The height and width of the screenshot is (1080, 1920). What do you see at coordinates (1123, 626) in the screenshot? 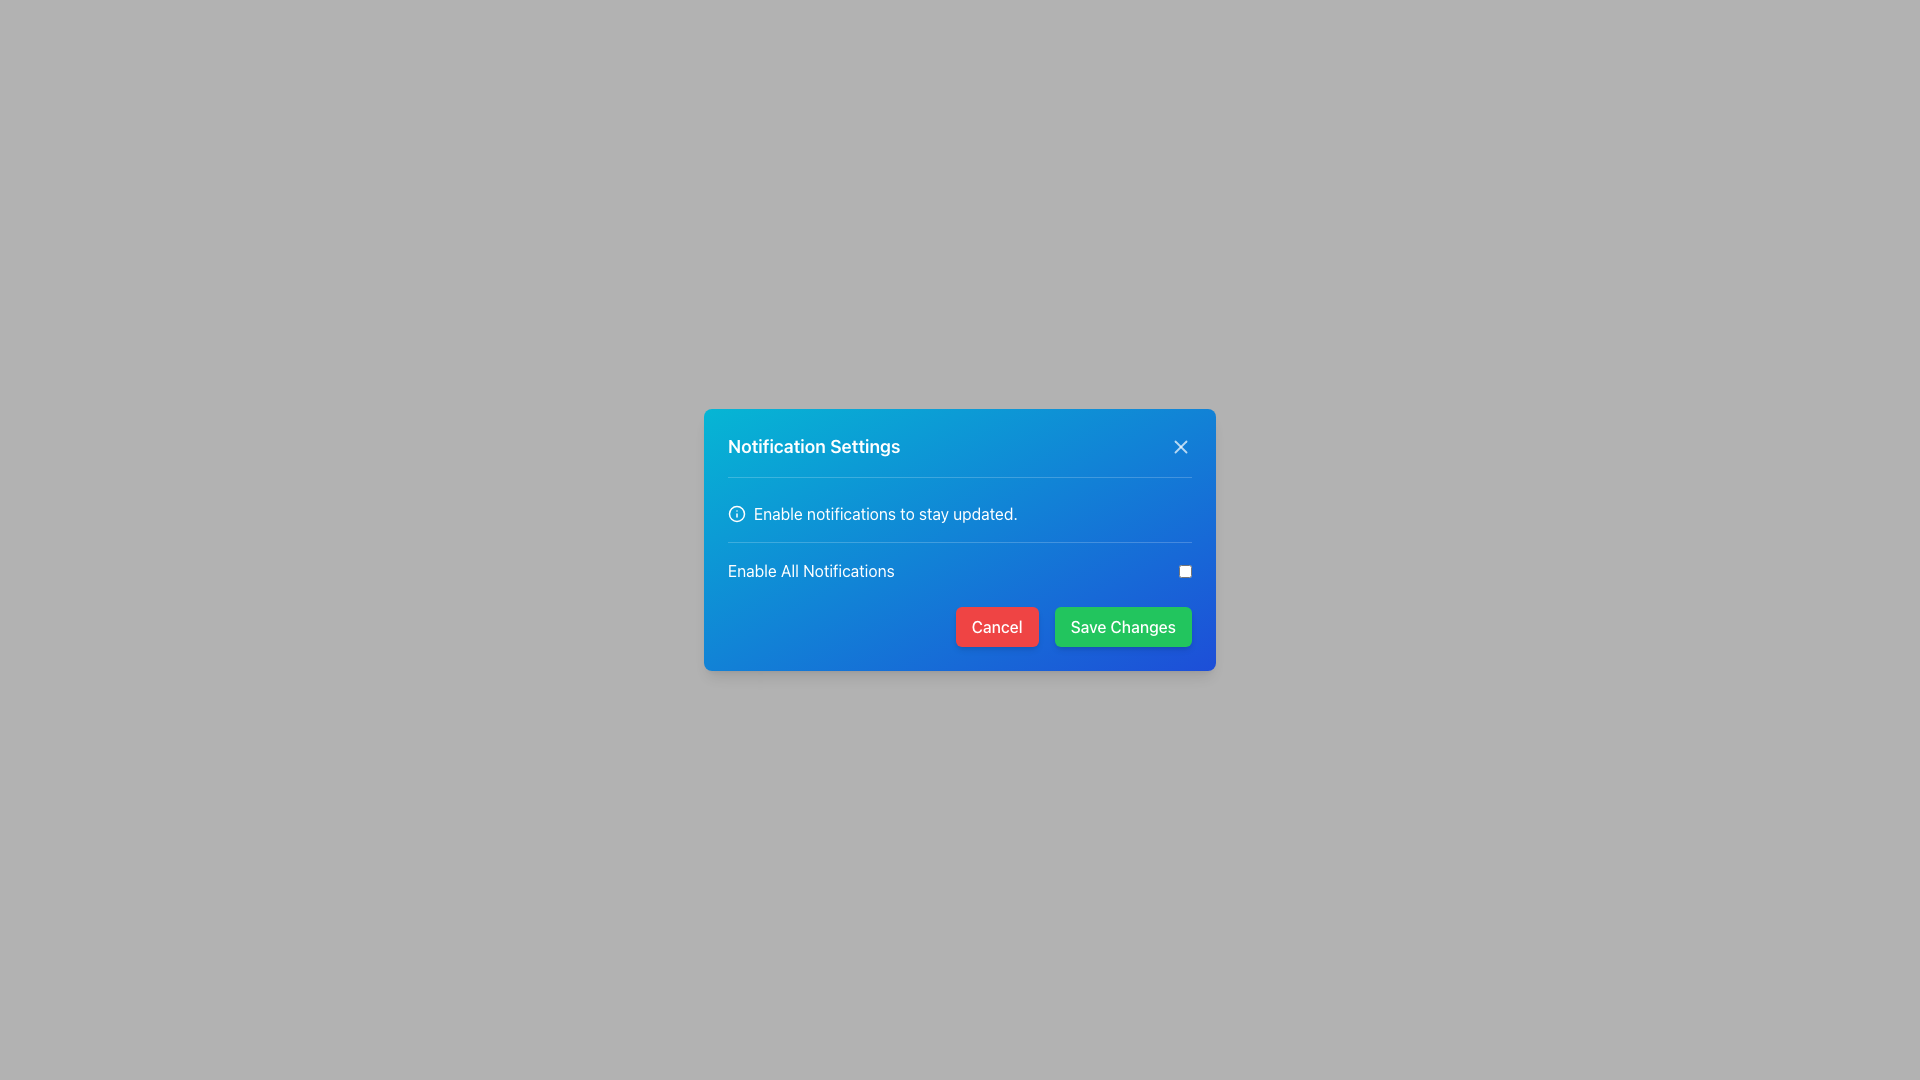
I see `the 'Save Changes' button, which is a green button with white text located at the bottom-right of the modal interface, to confirm changes` at bounding box center [1123, 626].